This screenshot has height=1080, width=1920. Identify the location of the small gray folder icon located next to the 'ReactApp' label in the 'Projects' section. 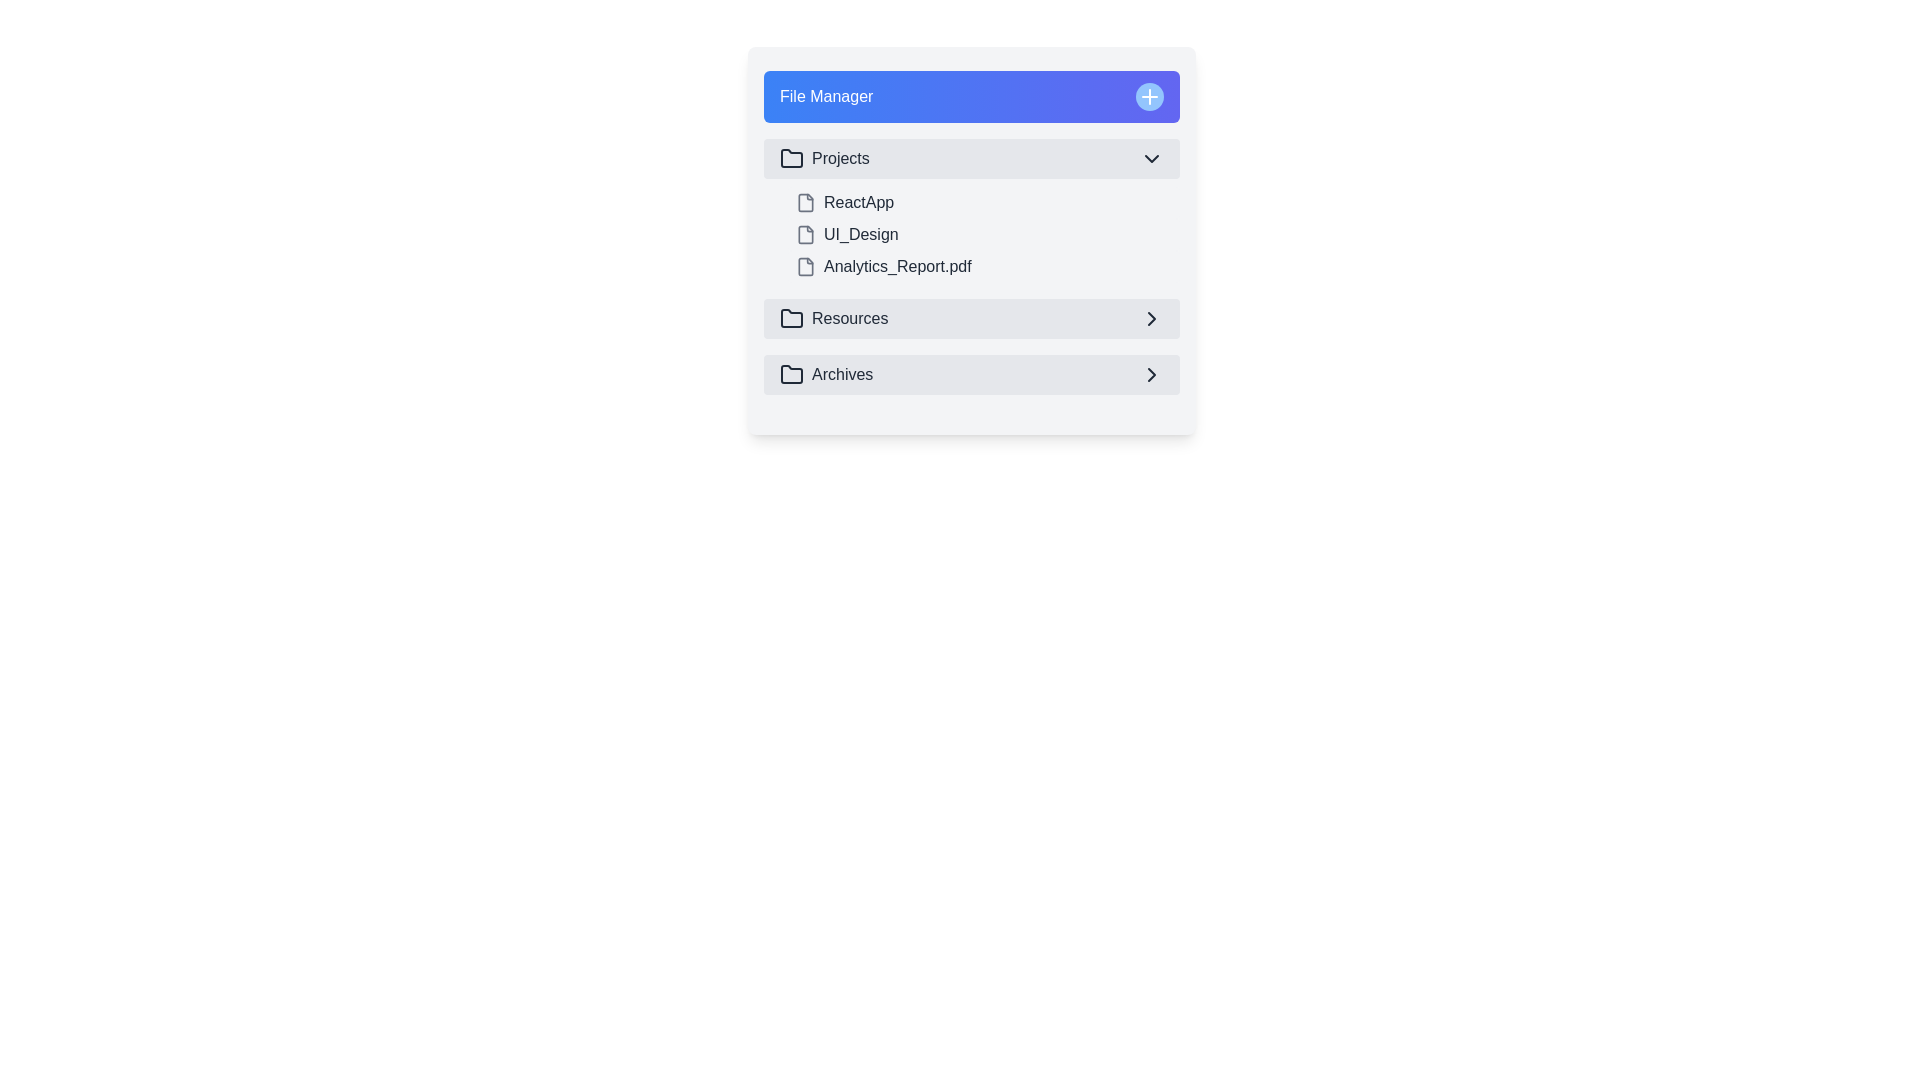
(806, 203).